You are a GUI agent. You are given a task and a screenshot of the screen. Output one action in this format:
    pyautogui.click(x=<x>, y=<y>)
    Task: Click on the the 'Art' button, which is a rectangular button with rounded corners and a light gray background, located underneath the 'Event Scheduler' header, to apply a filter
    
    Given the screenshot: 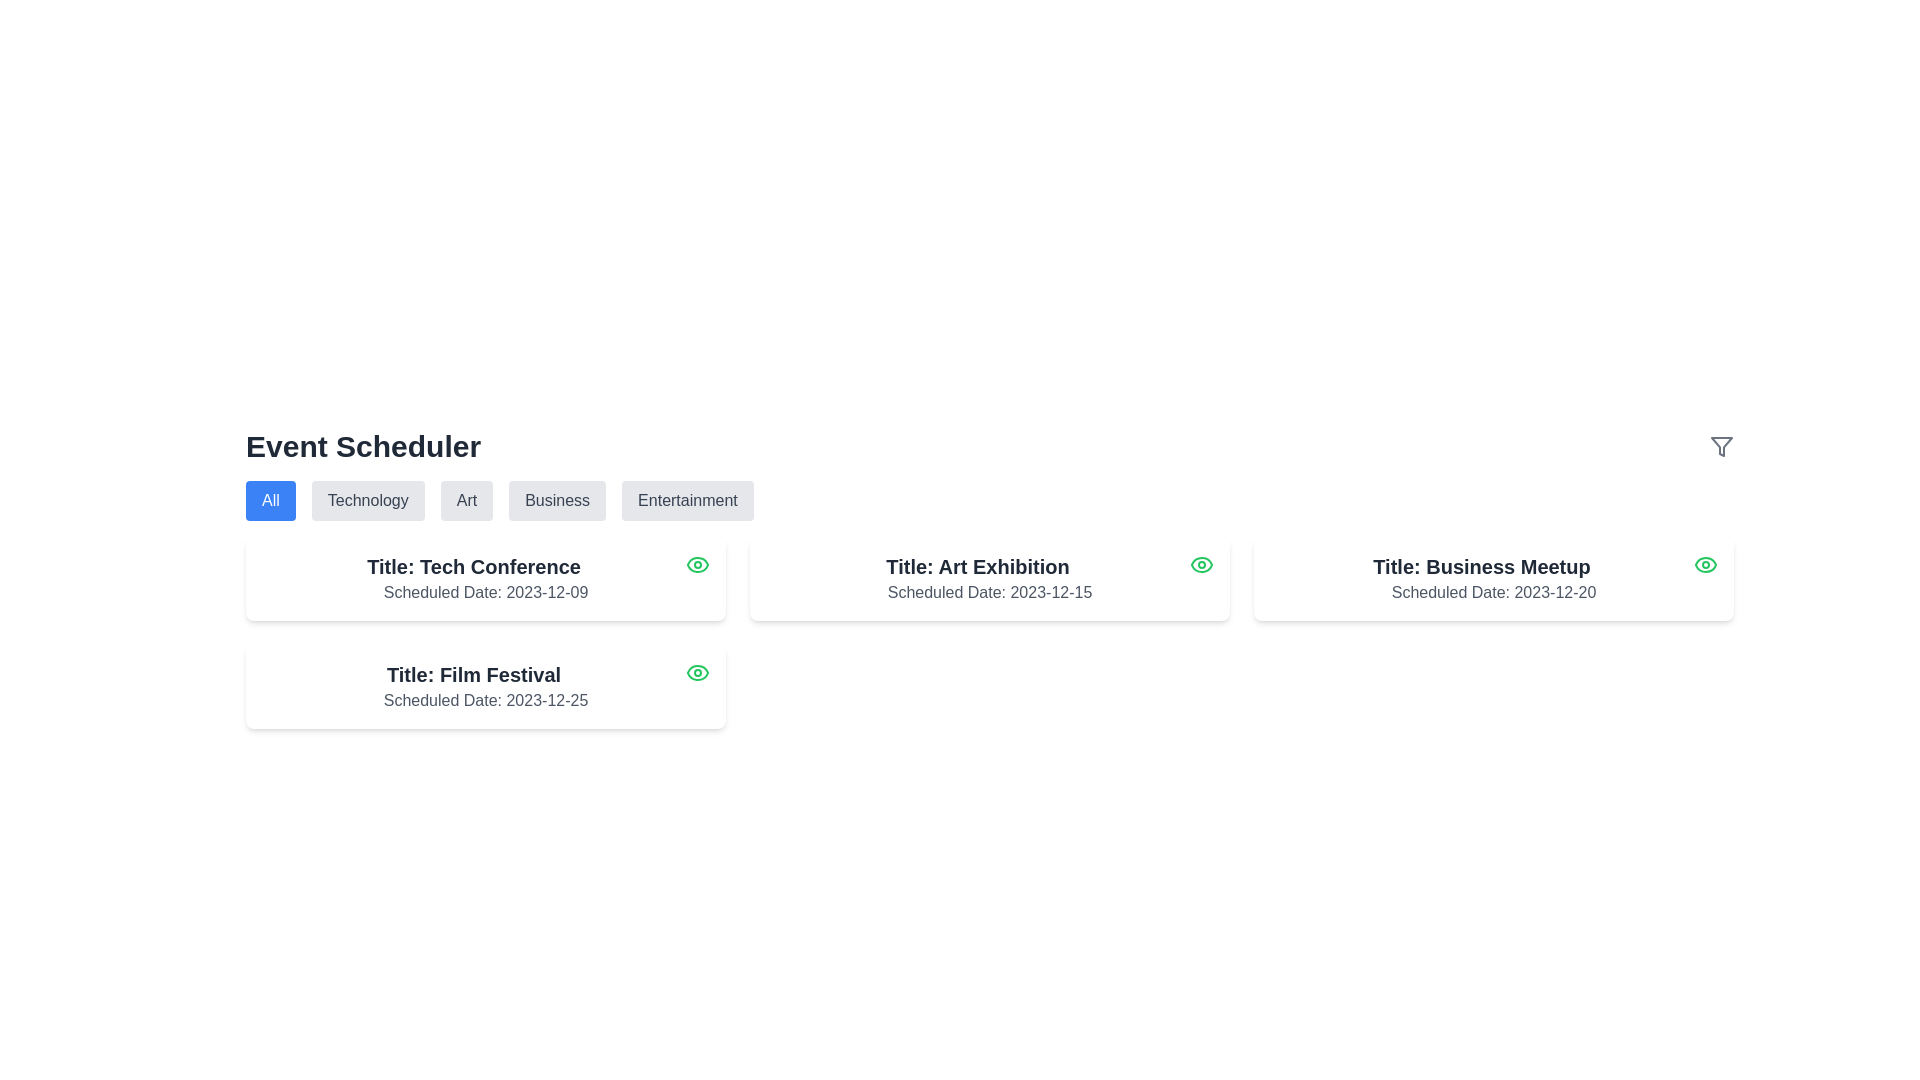 What is the action you would take?
    pyautogui.click(x=465, y=500)
    